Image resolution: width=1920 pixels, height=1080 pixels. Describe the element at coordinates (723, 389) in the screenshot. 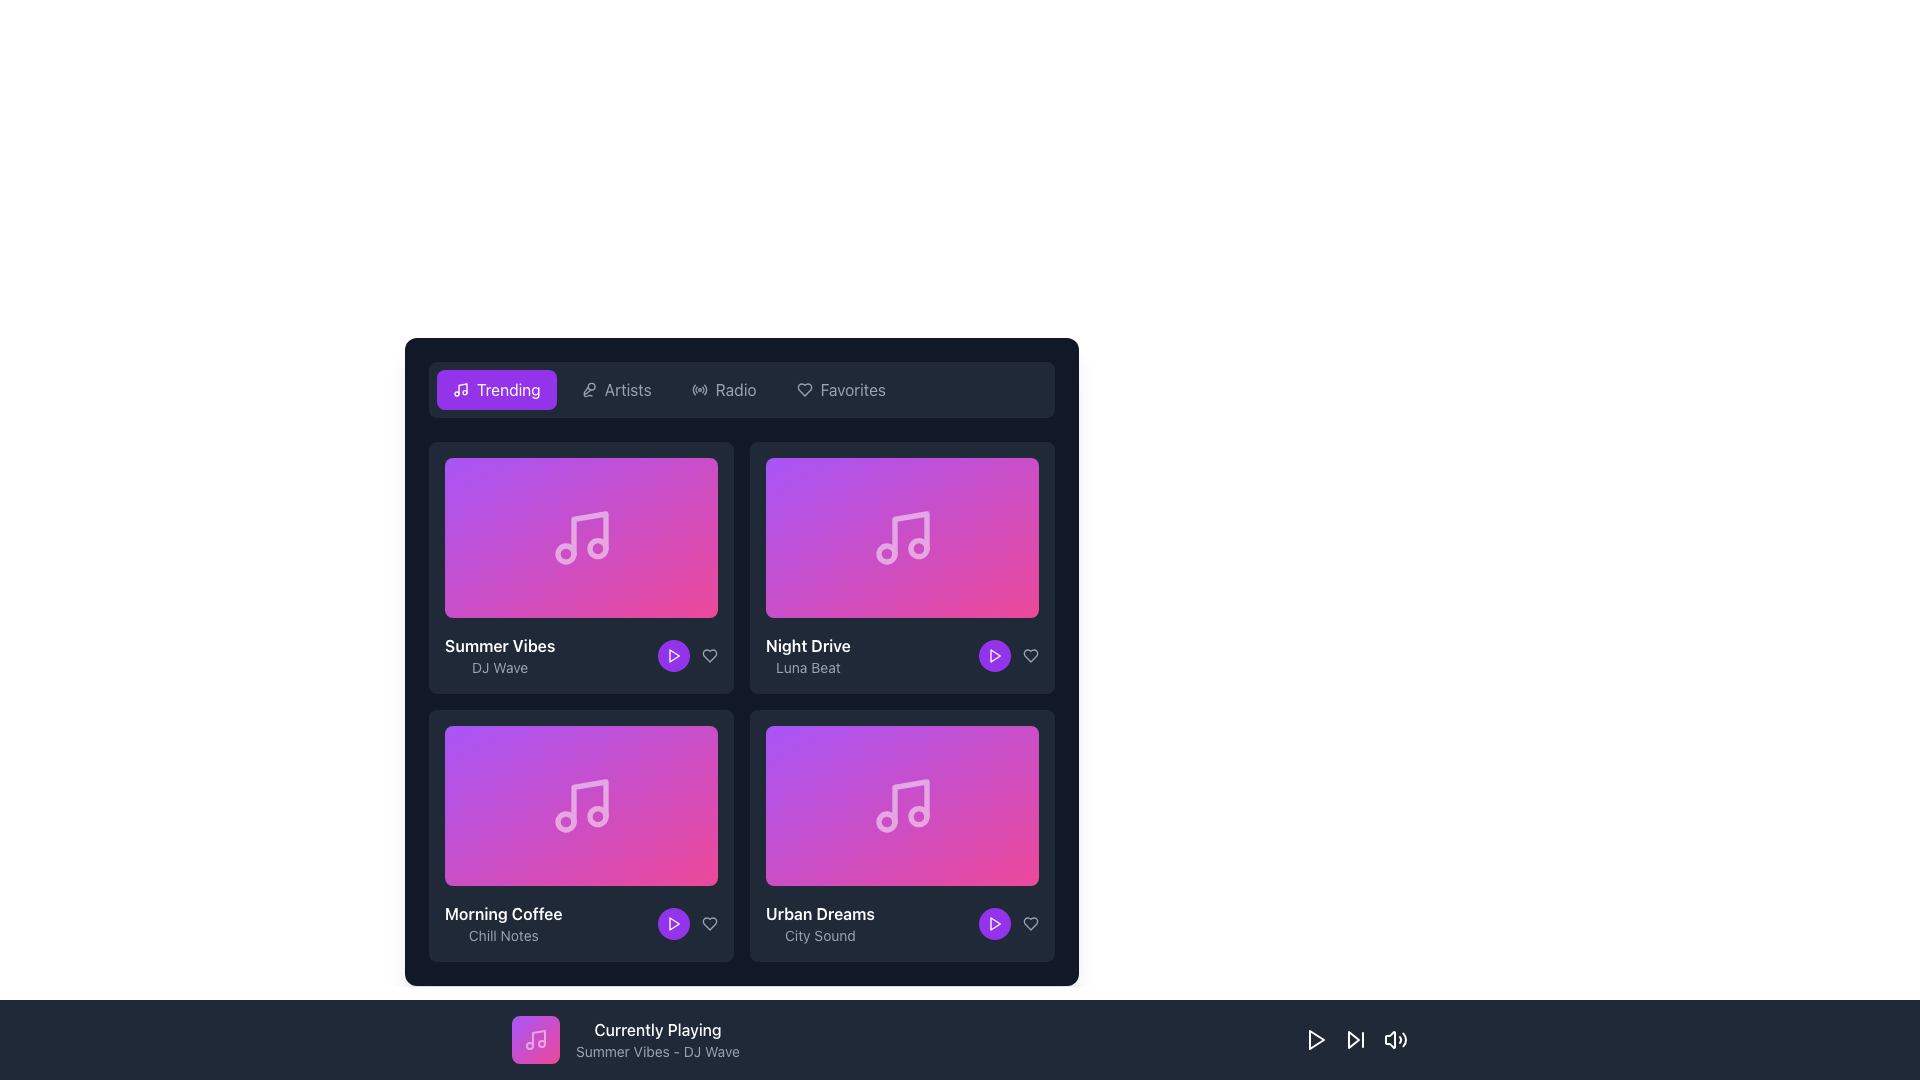

I see `the third button in the horizontal navigation bar` at that location.